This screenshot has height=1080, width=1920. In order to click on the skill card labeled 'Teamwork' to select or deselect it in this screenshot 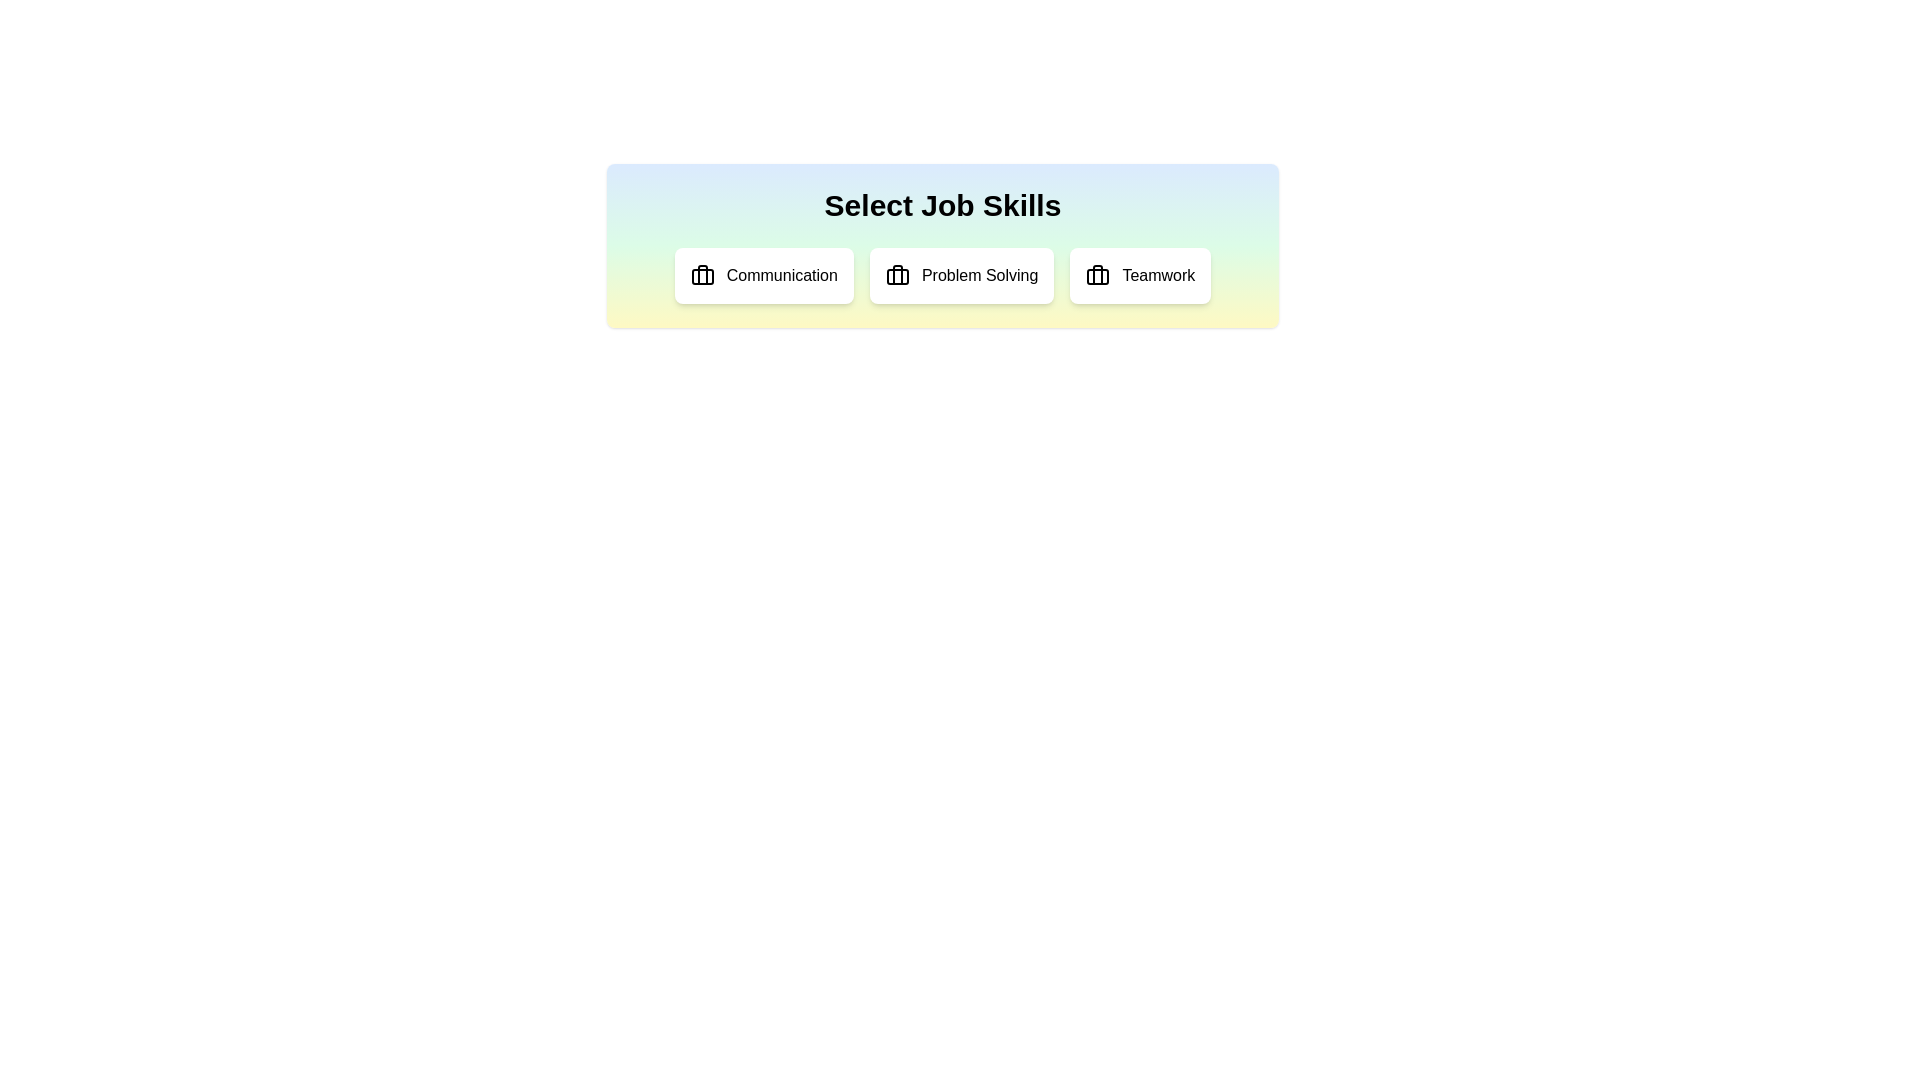, I will do `click(1140, 276)`.